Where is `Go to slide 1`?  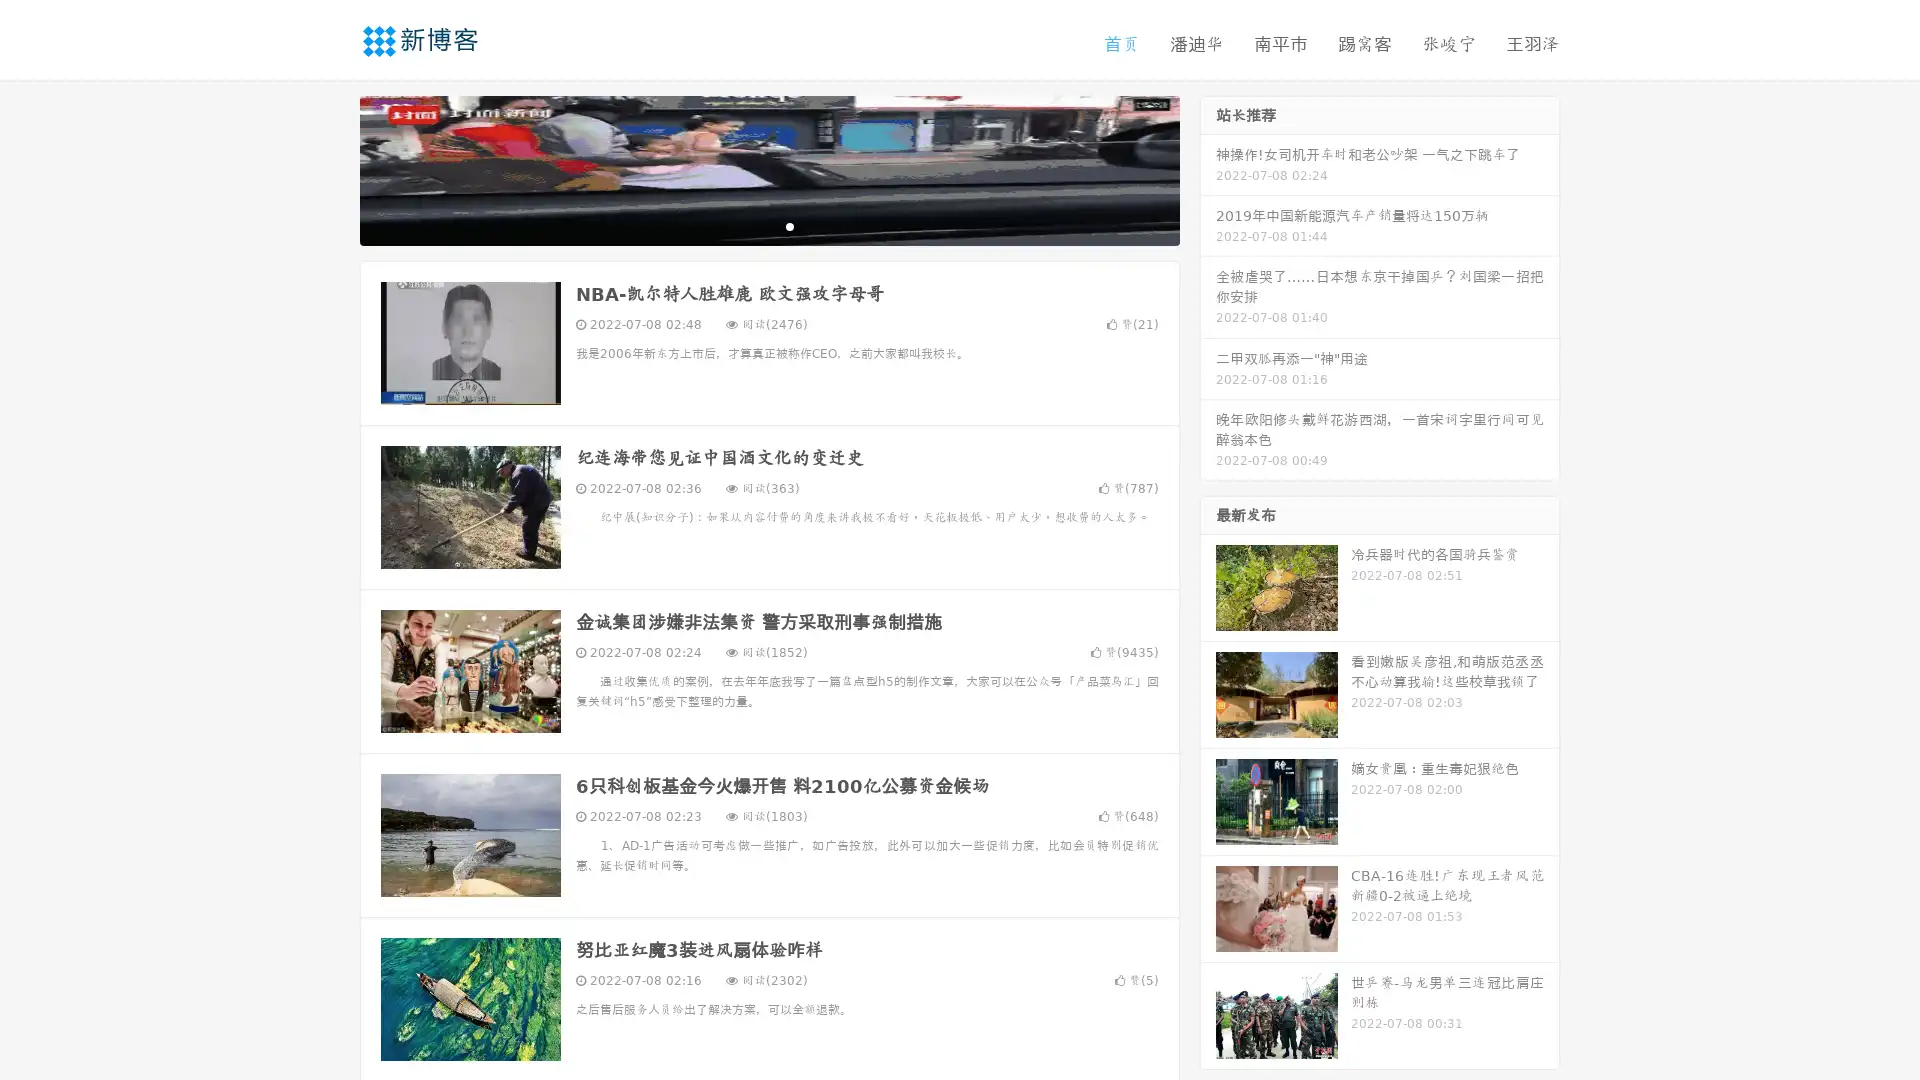
Go to slide 1 is located at coordinates (748, 225).